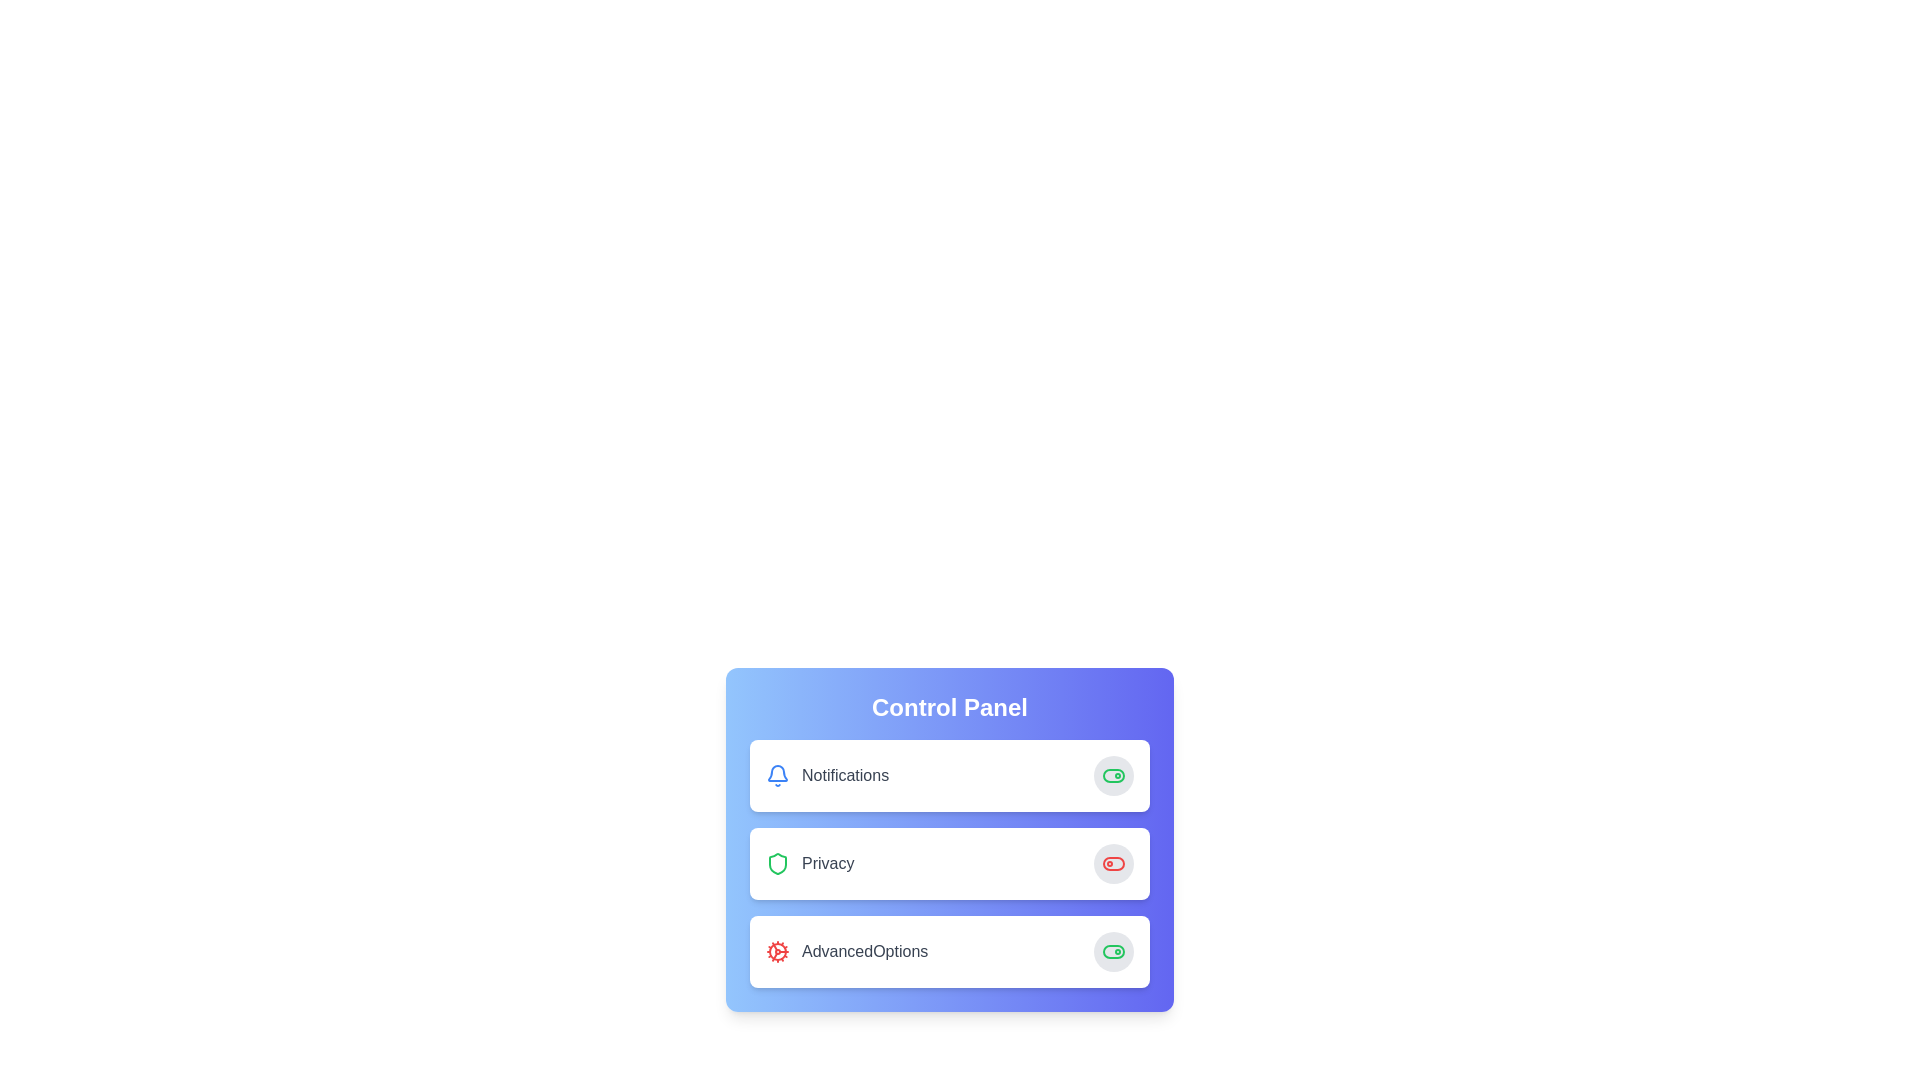 The height and width of the screenshot is (1080, 1920). What do you see at coordinates (1112, 863) in the screenshot?
I see `the red toggle switch located in the 'Privacy' row of the 'Control Panel' interface for accessibility navigation` at bounding box center [1112, 863].